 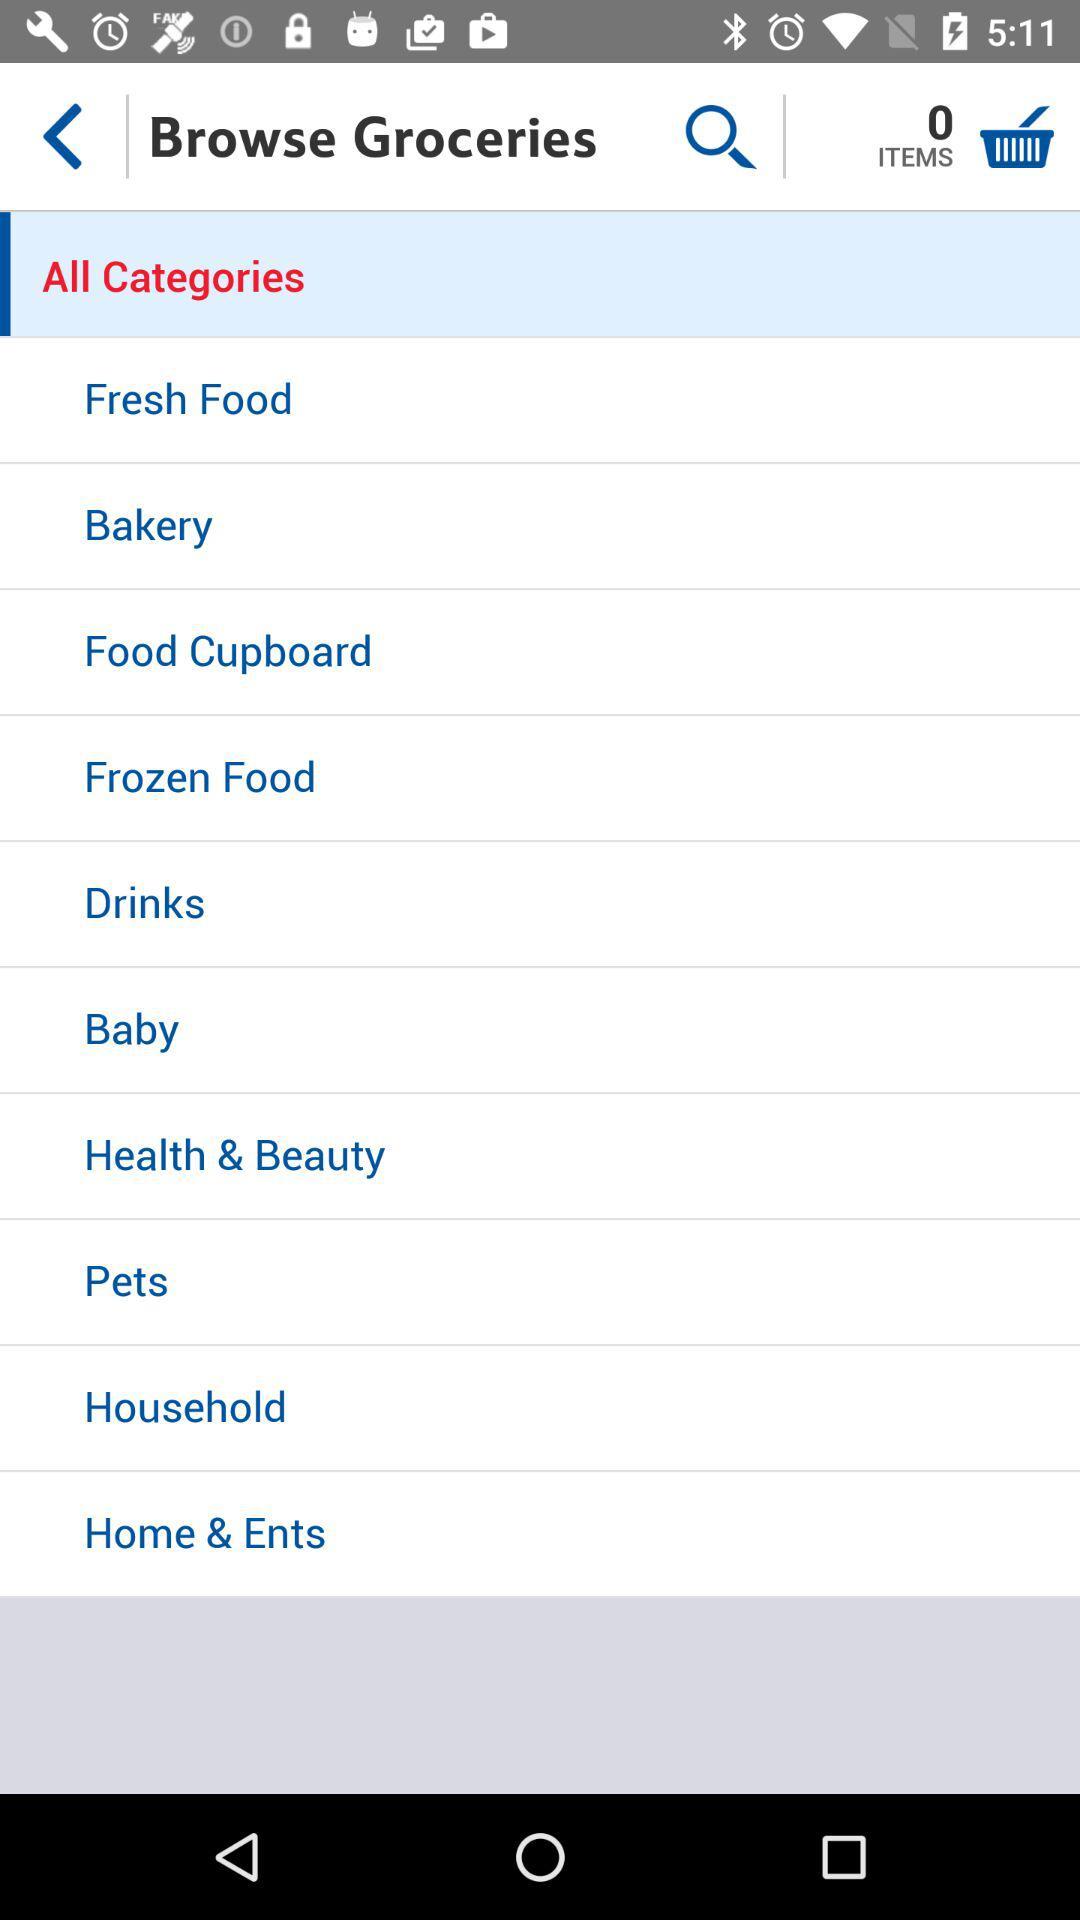 I want to click on icon above the drinks, so click(x=540, y=778).